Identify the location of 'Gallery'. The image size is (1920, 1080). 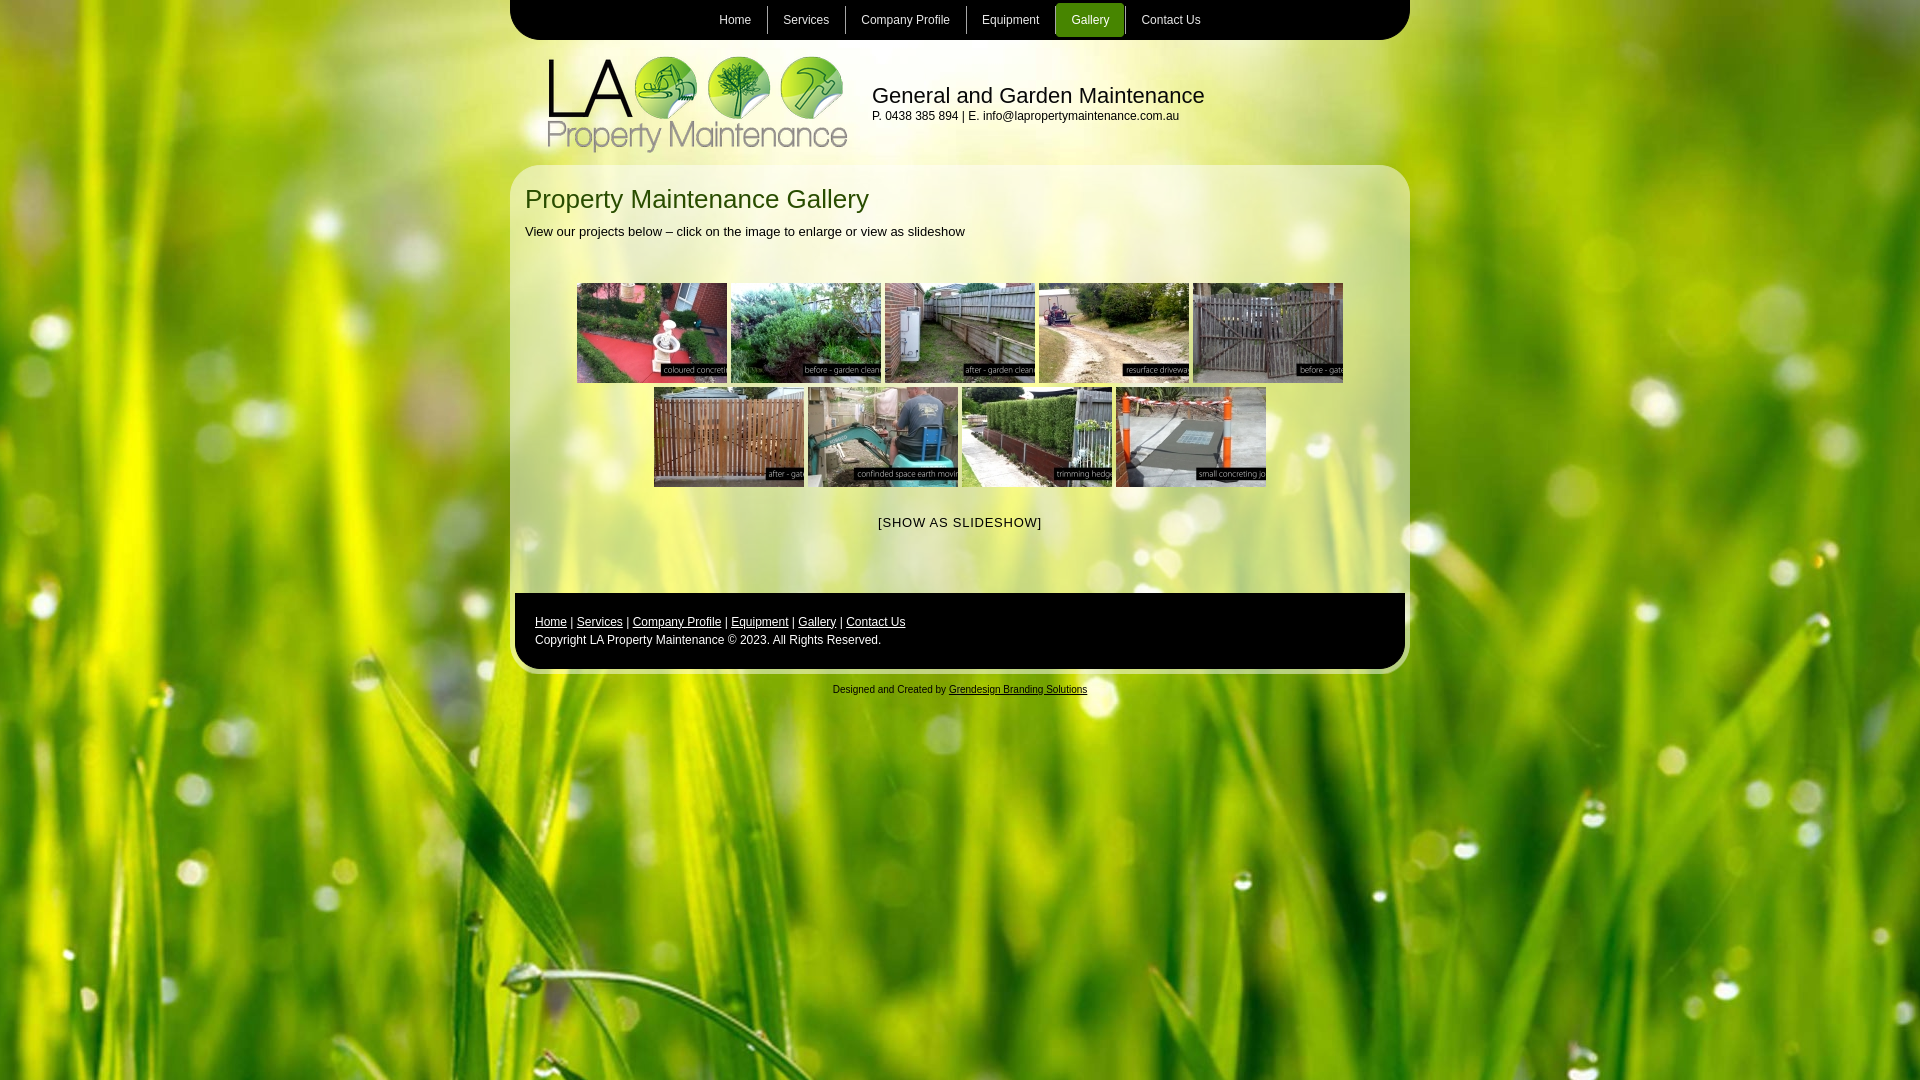
(816, 620).